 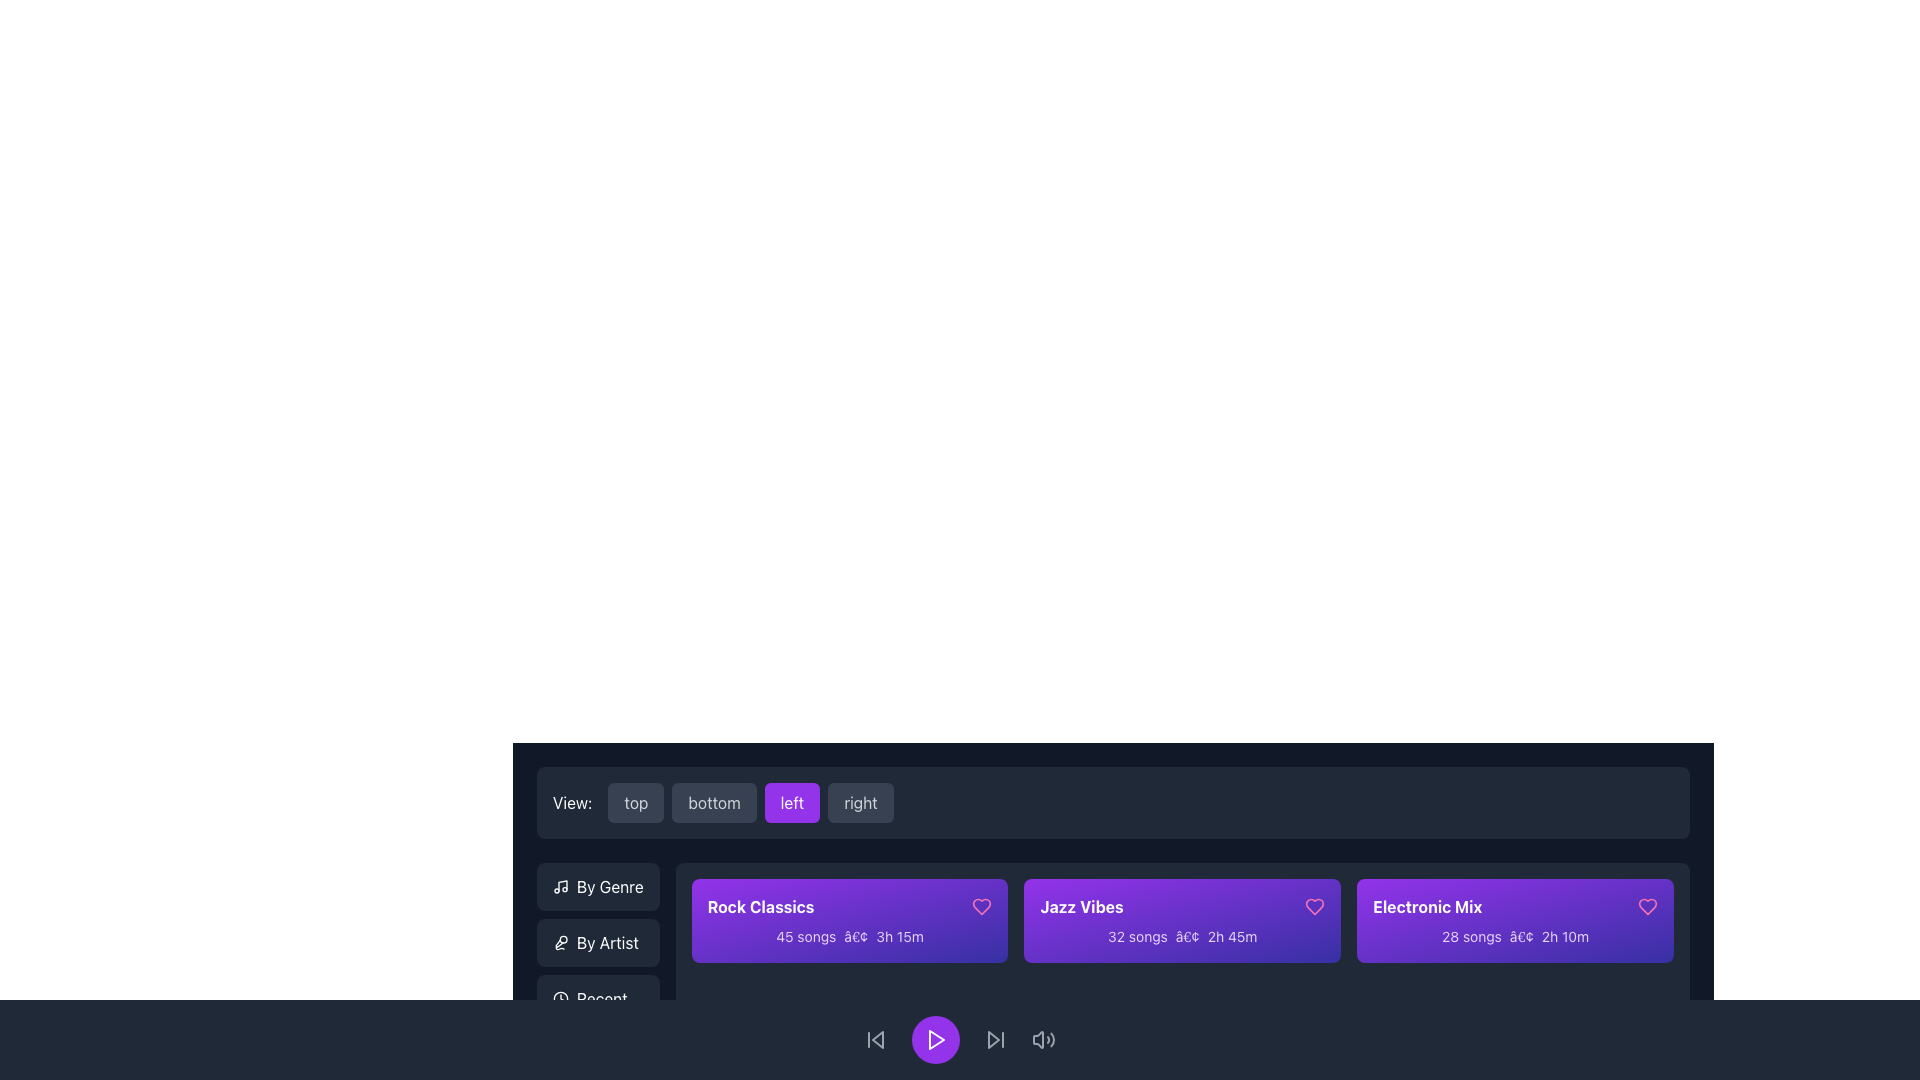 I want to click on the 'By Artist' button located in the vertical navigation menu, which has a dark background and white text, so click(x=597, y=942).